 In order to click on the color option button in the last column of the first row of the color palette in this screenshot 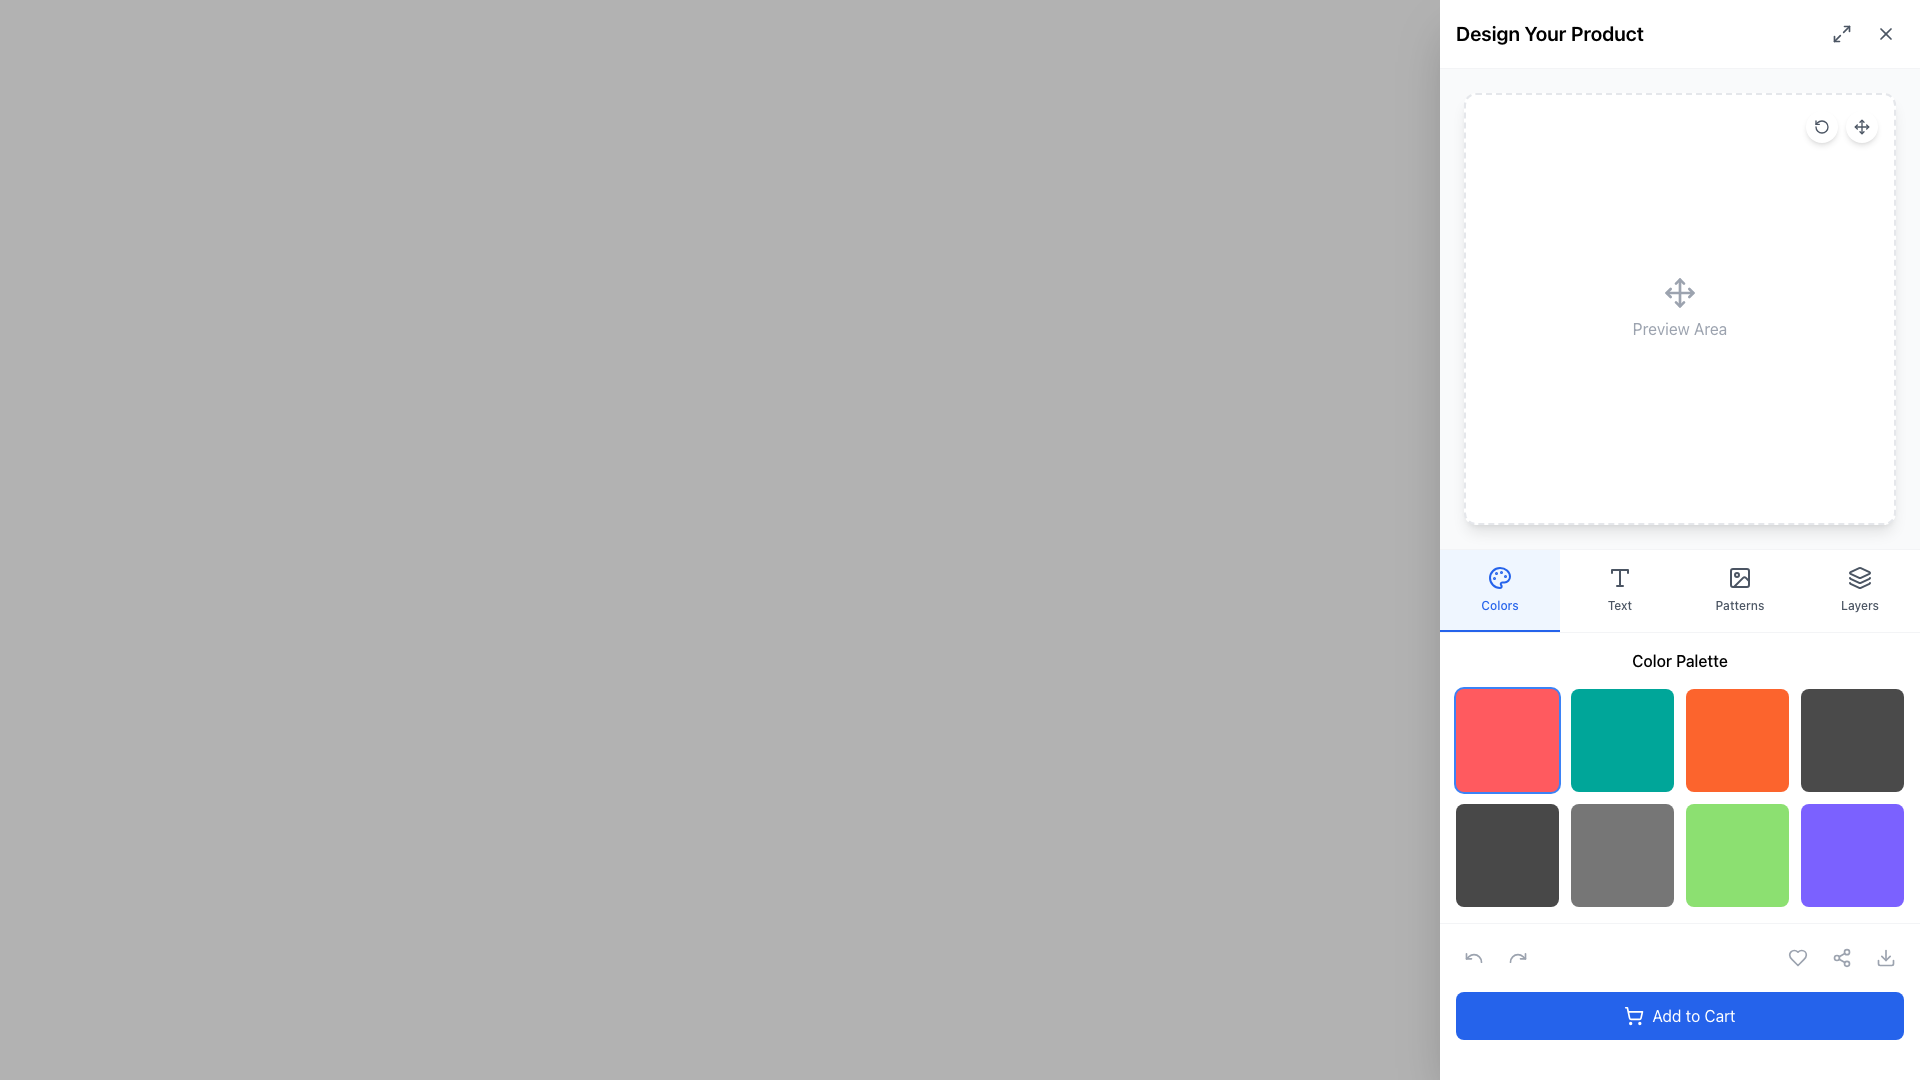, I will do `click(1851, 740)`.